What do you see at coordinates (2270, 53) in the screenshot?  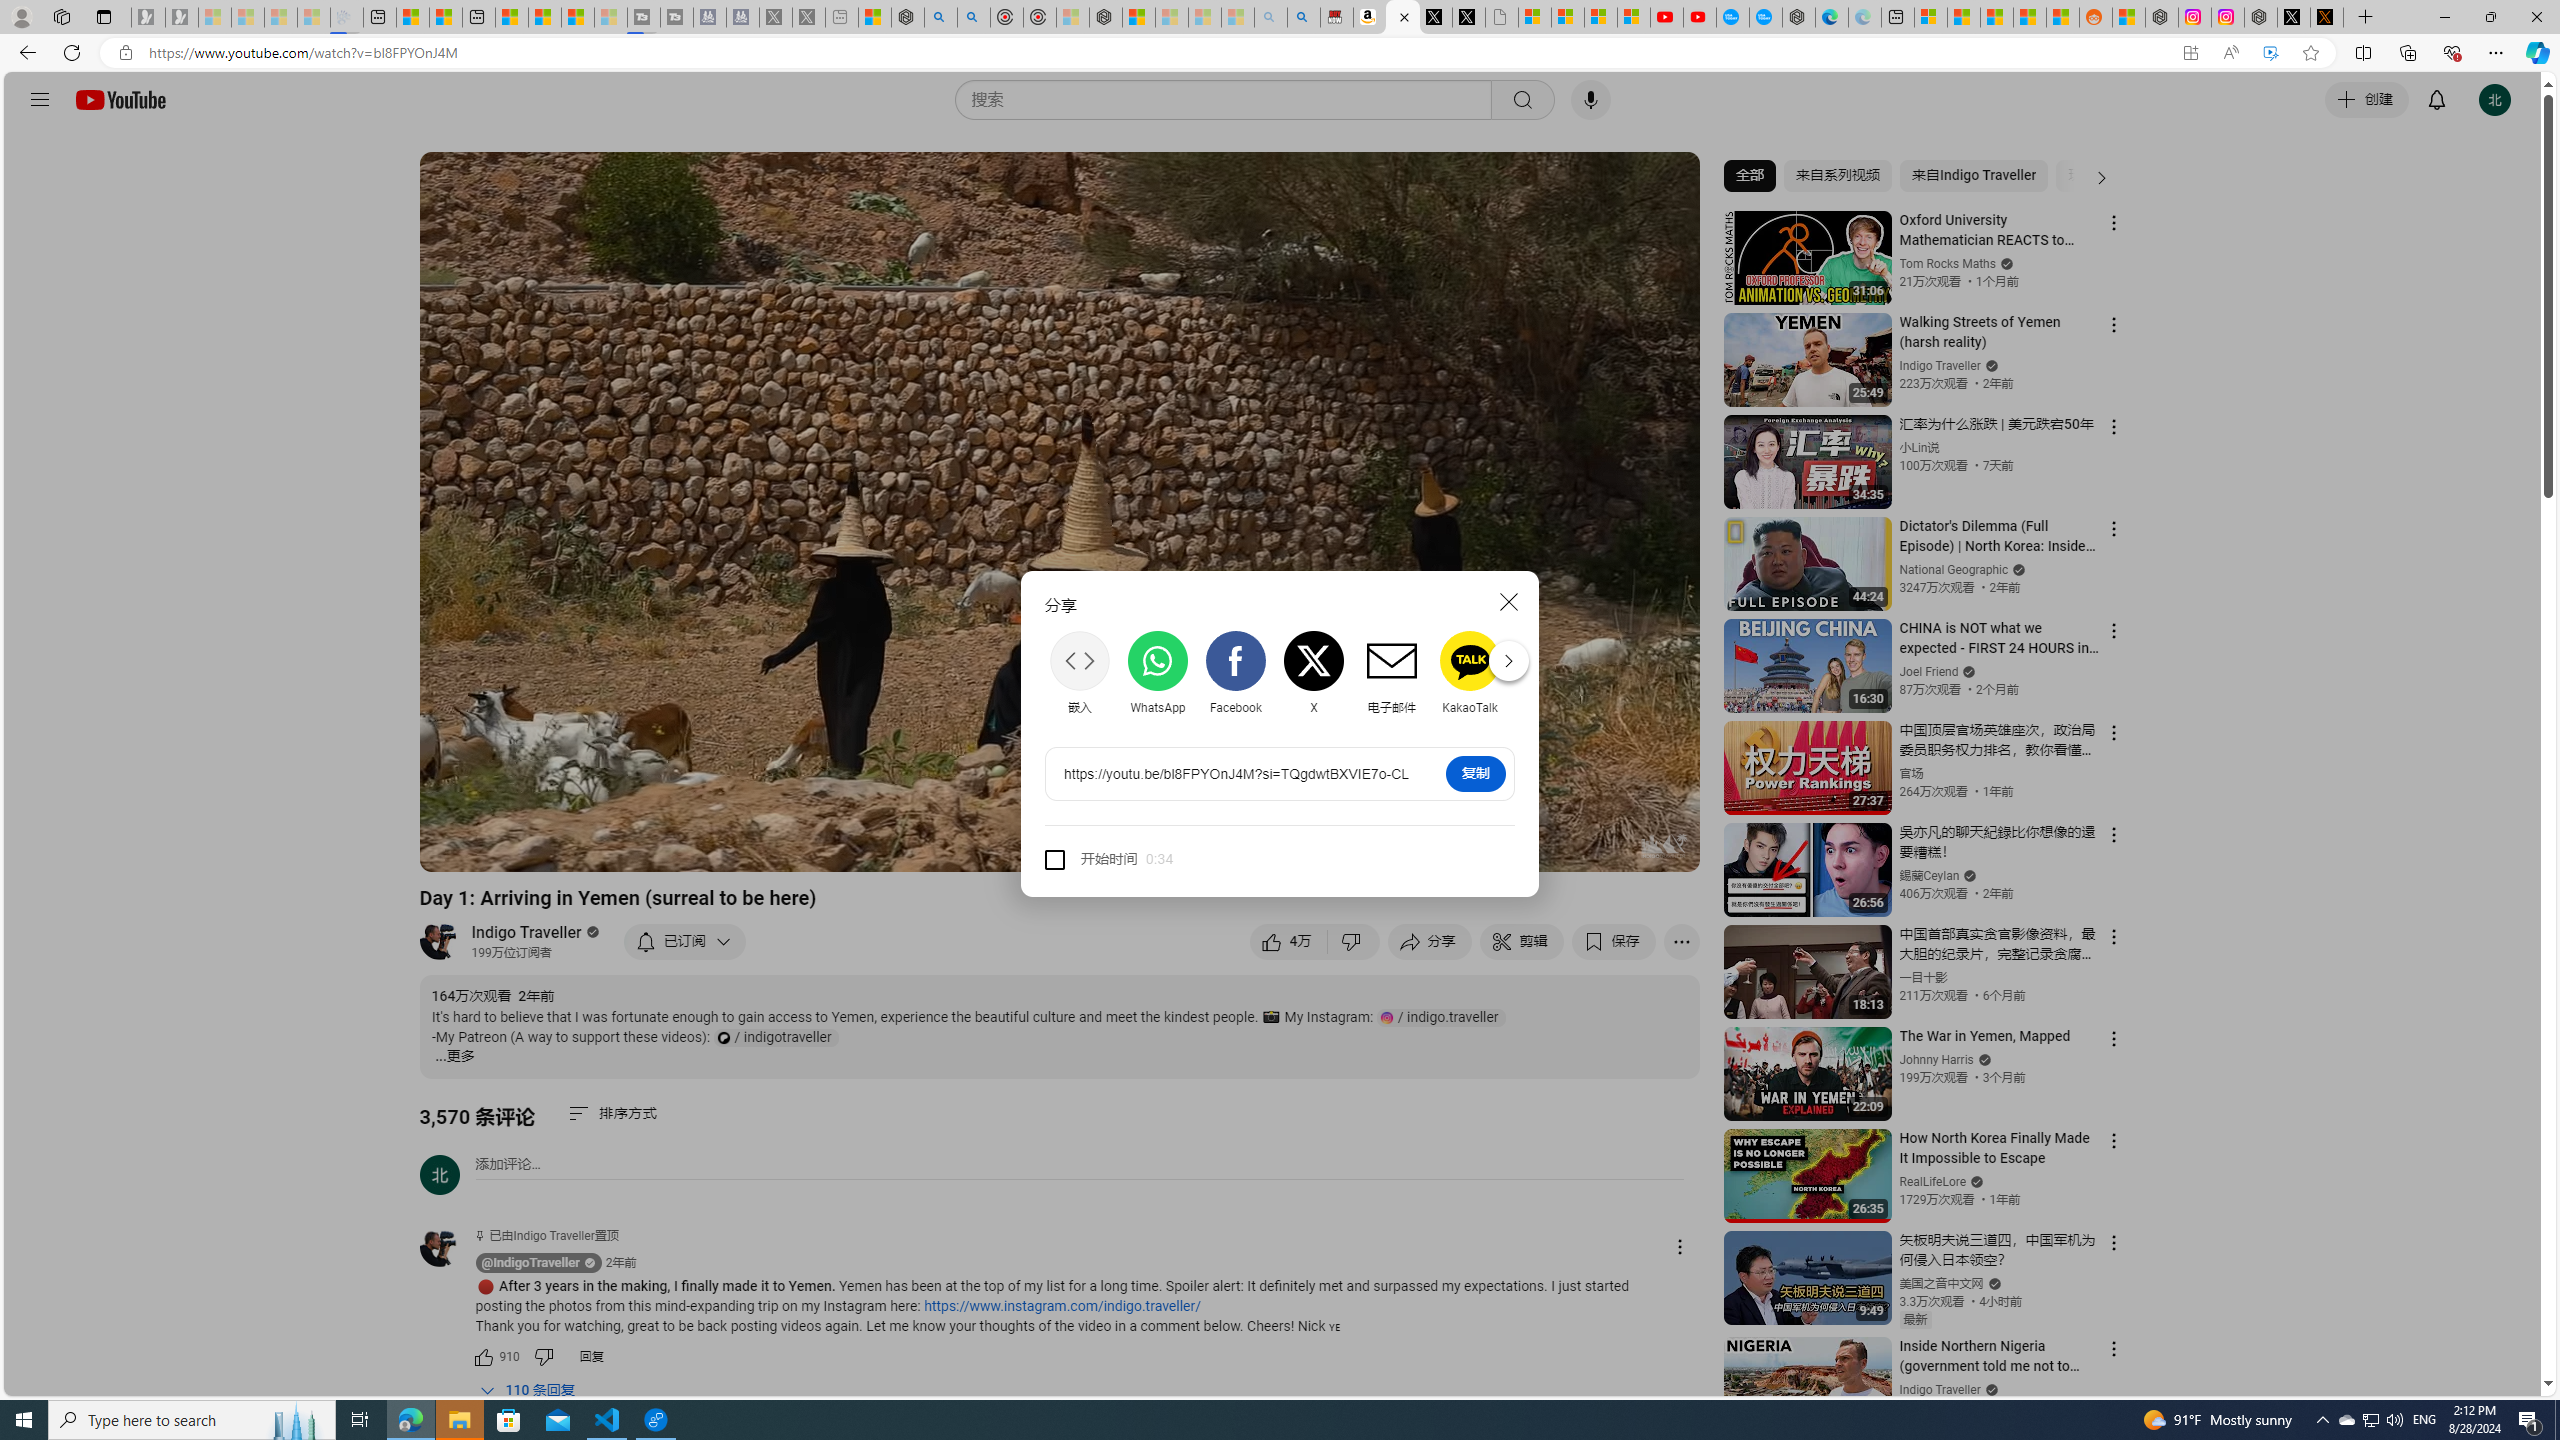 I see `'Enhance video'` at bounding box center [2270, 53].